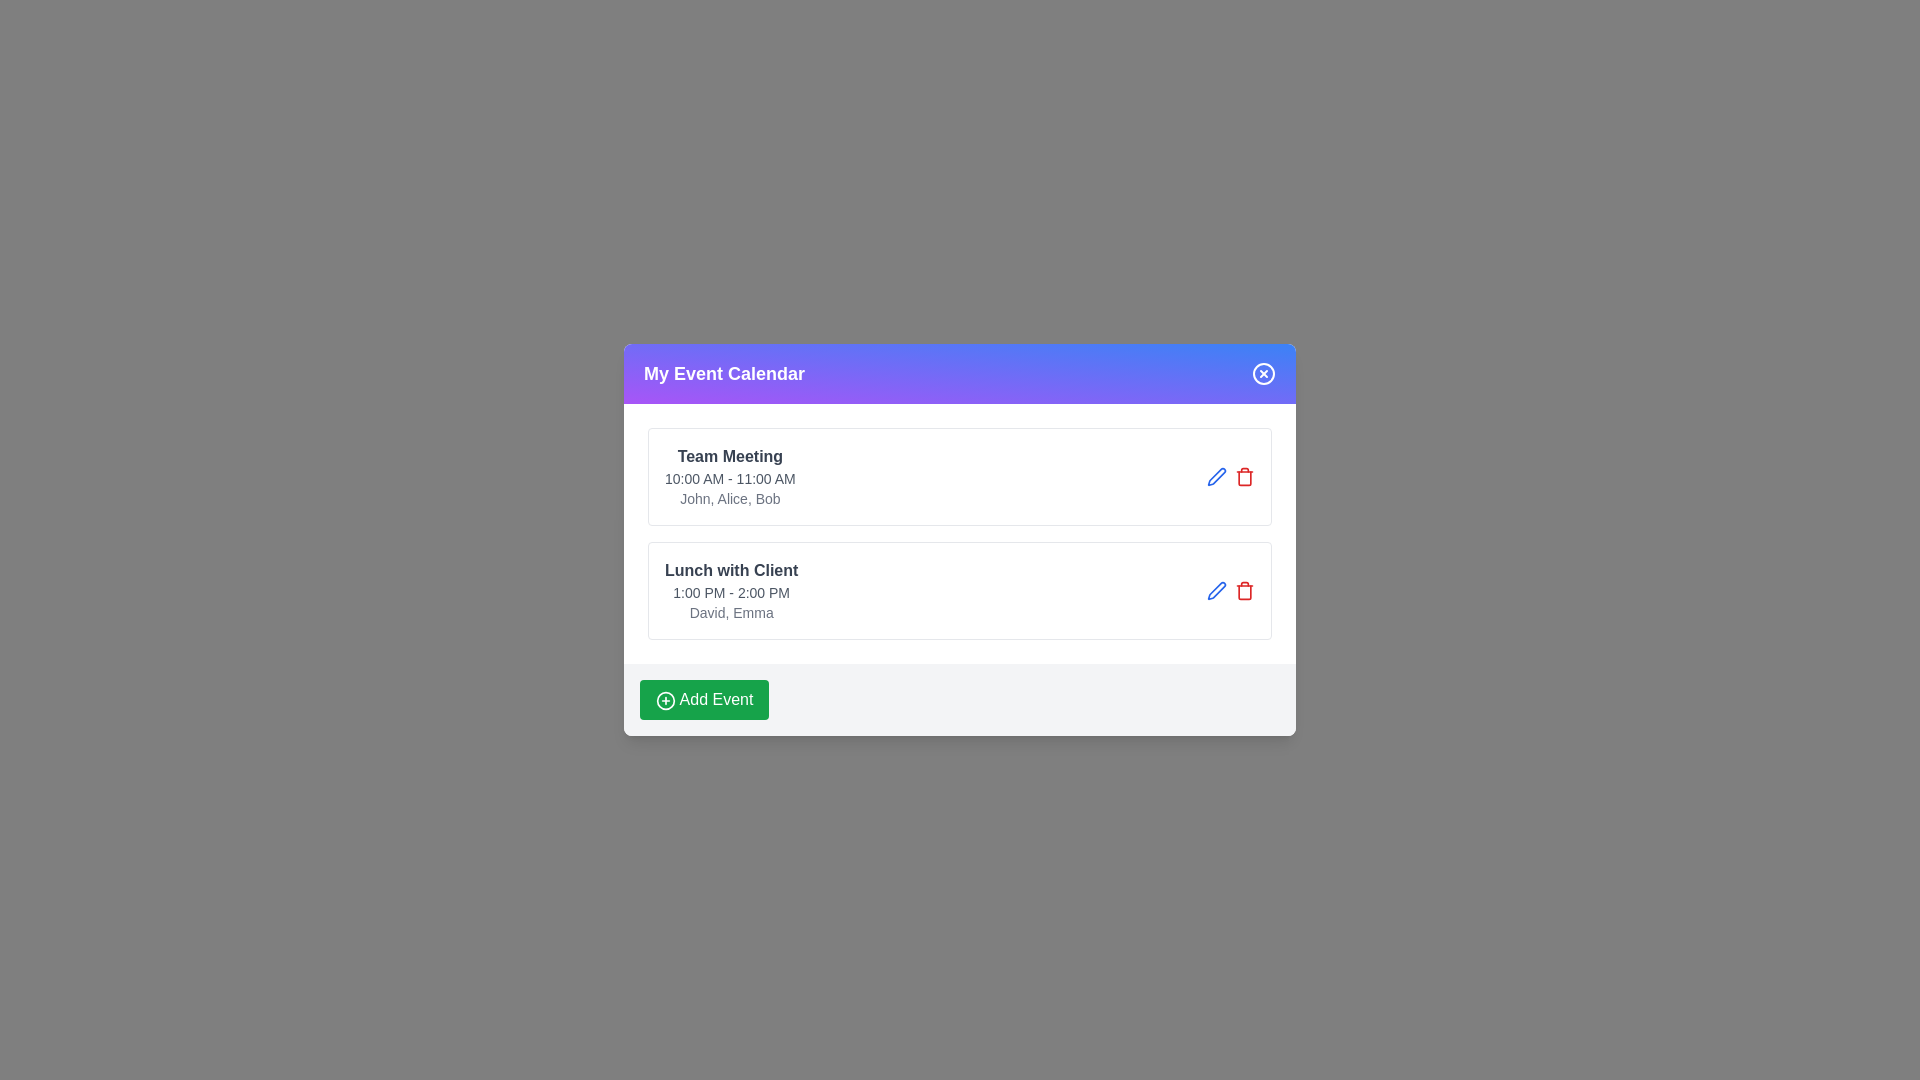 The width and height of the screenshot is (1920, 1080). Describe the element at coordinates (1243, 477) in the screenshot. I see `the red trash can icon button for the 'Lunch with Client' event` at that location.